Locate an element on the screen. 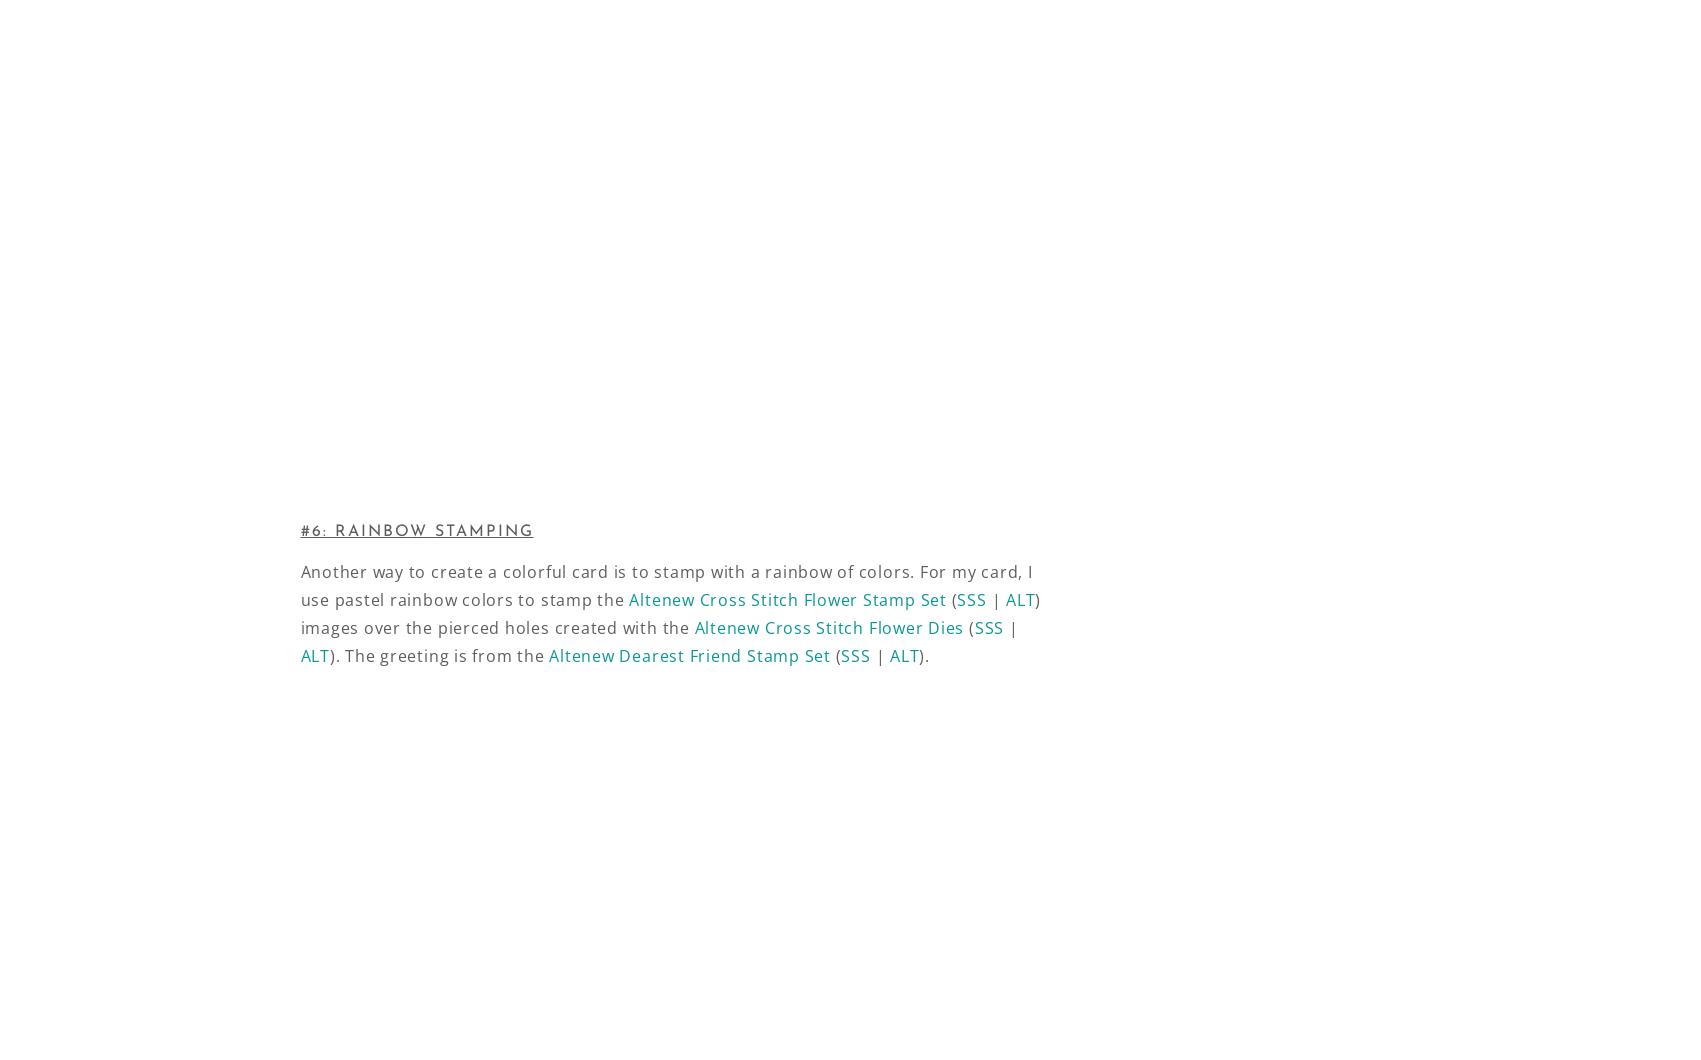 The width and height of the screenshot is (1701, 1060). '#6: RAINBOW STAMPING' is located at coordinates (415, 532).